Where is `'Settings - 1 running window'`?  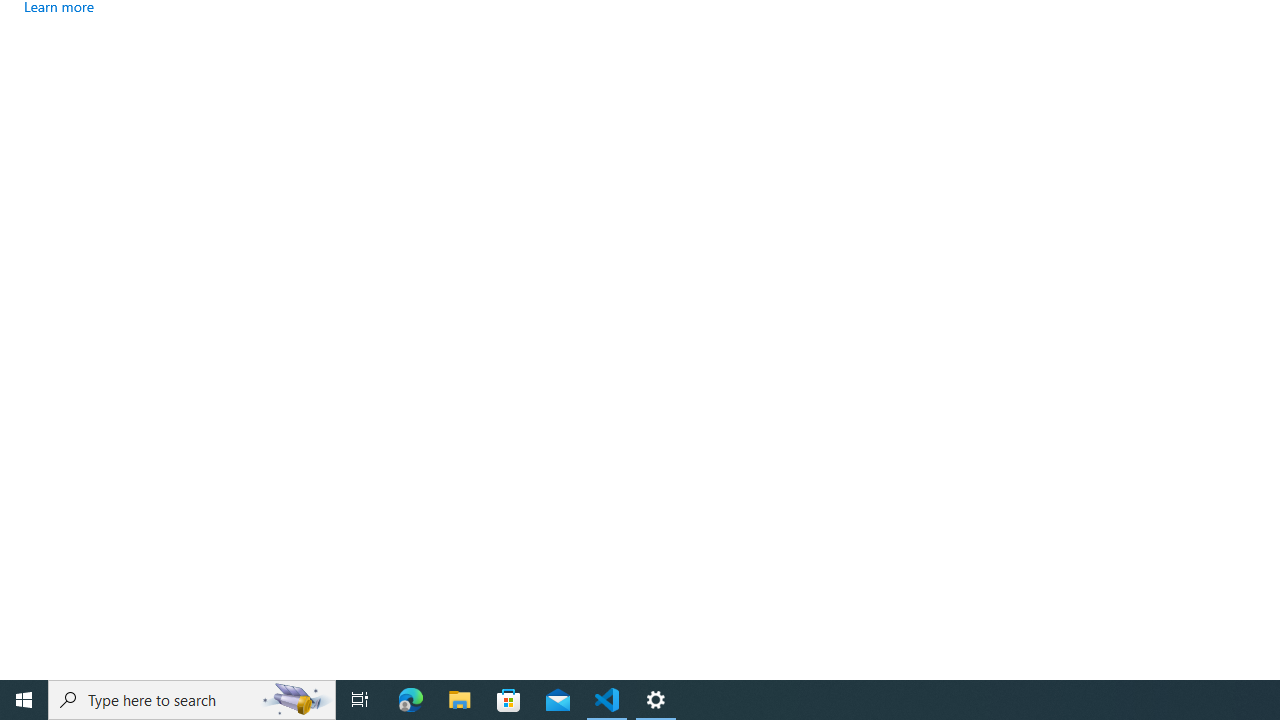 'Settings - 1 running window' is located at coordinates (656, 698).